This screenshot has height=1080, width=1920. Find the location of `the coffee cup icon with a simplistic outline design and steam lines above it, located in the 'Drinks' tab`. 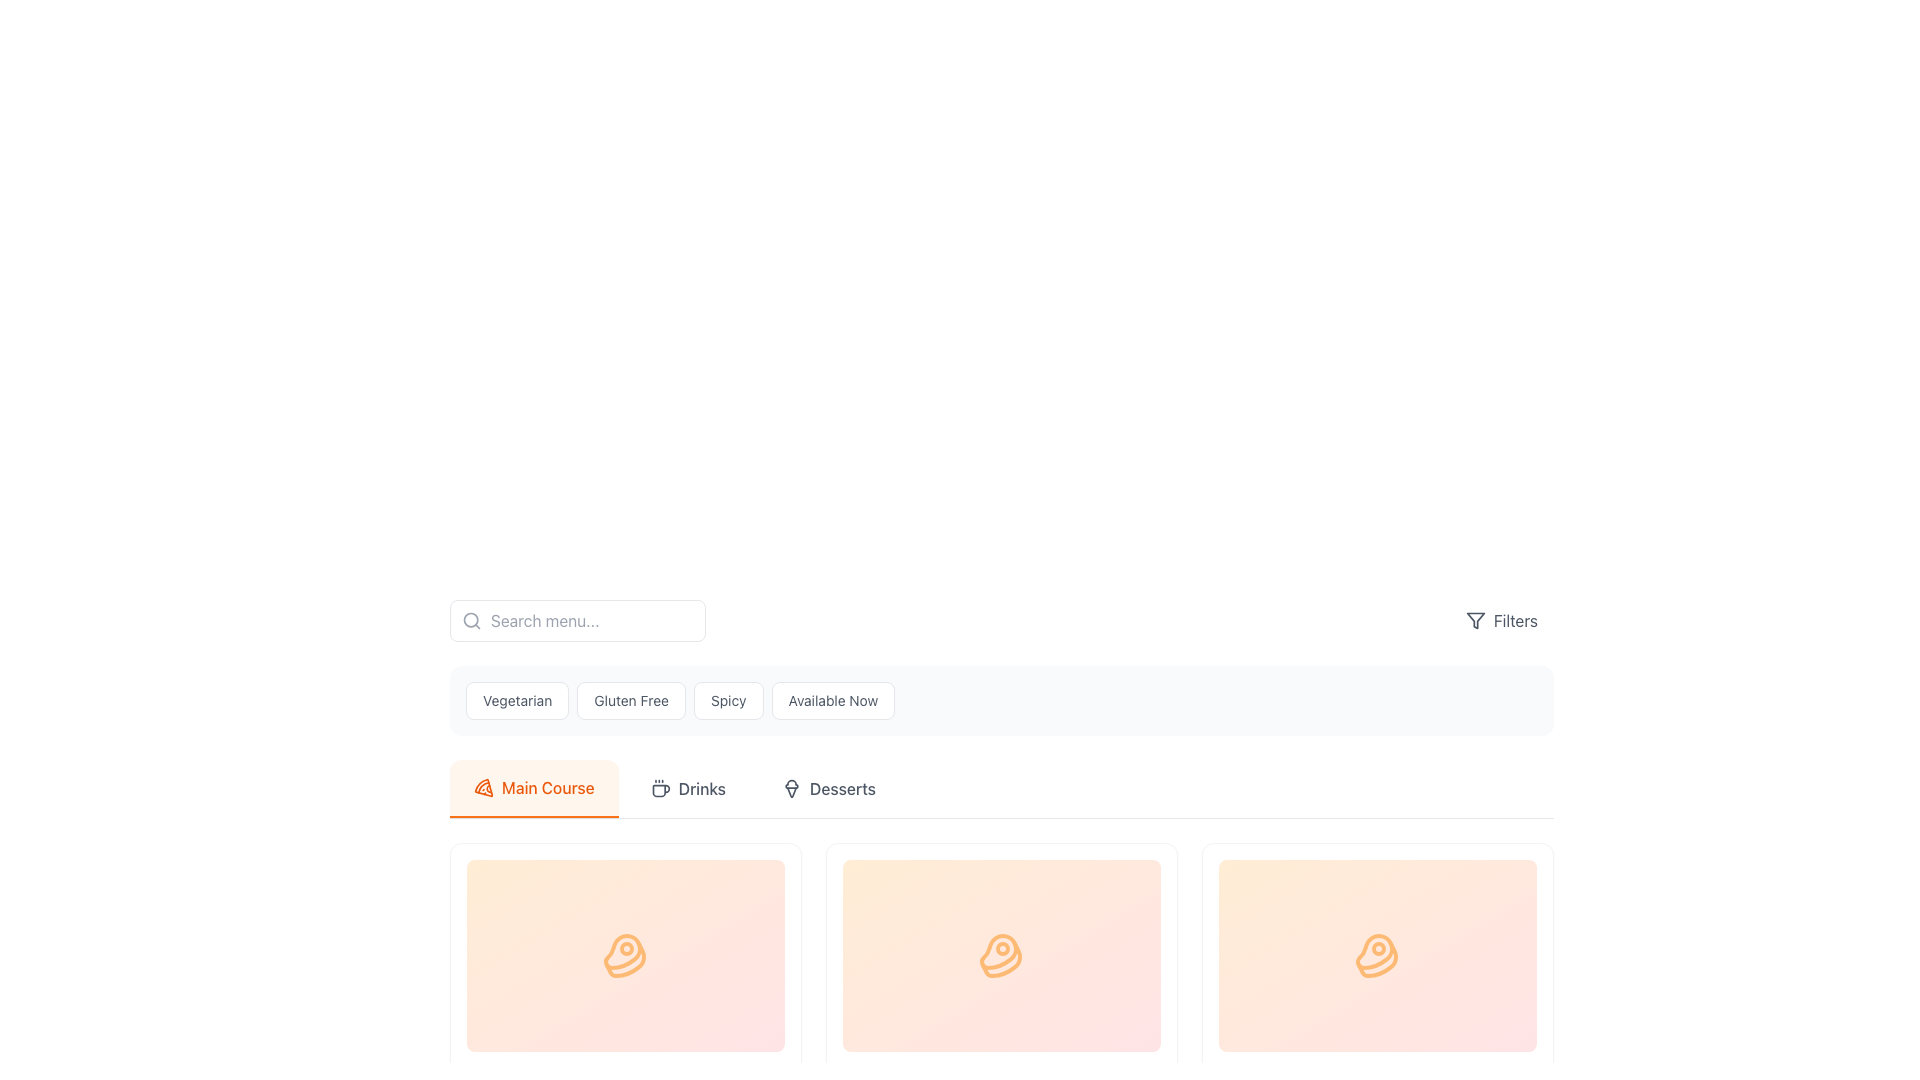

the coffee cup icon with a simplistic outline design and steam lines above it, located in the 'Drinks' tab is located at coordinates (660, 788).